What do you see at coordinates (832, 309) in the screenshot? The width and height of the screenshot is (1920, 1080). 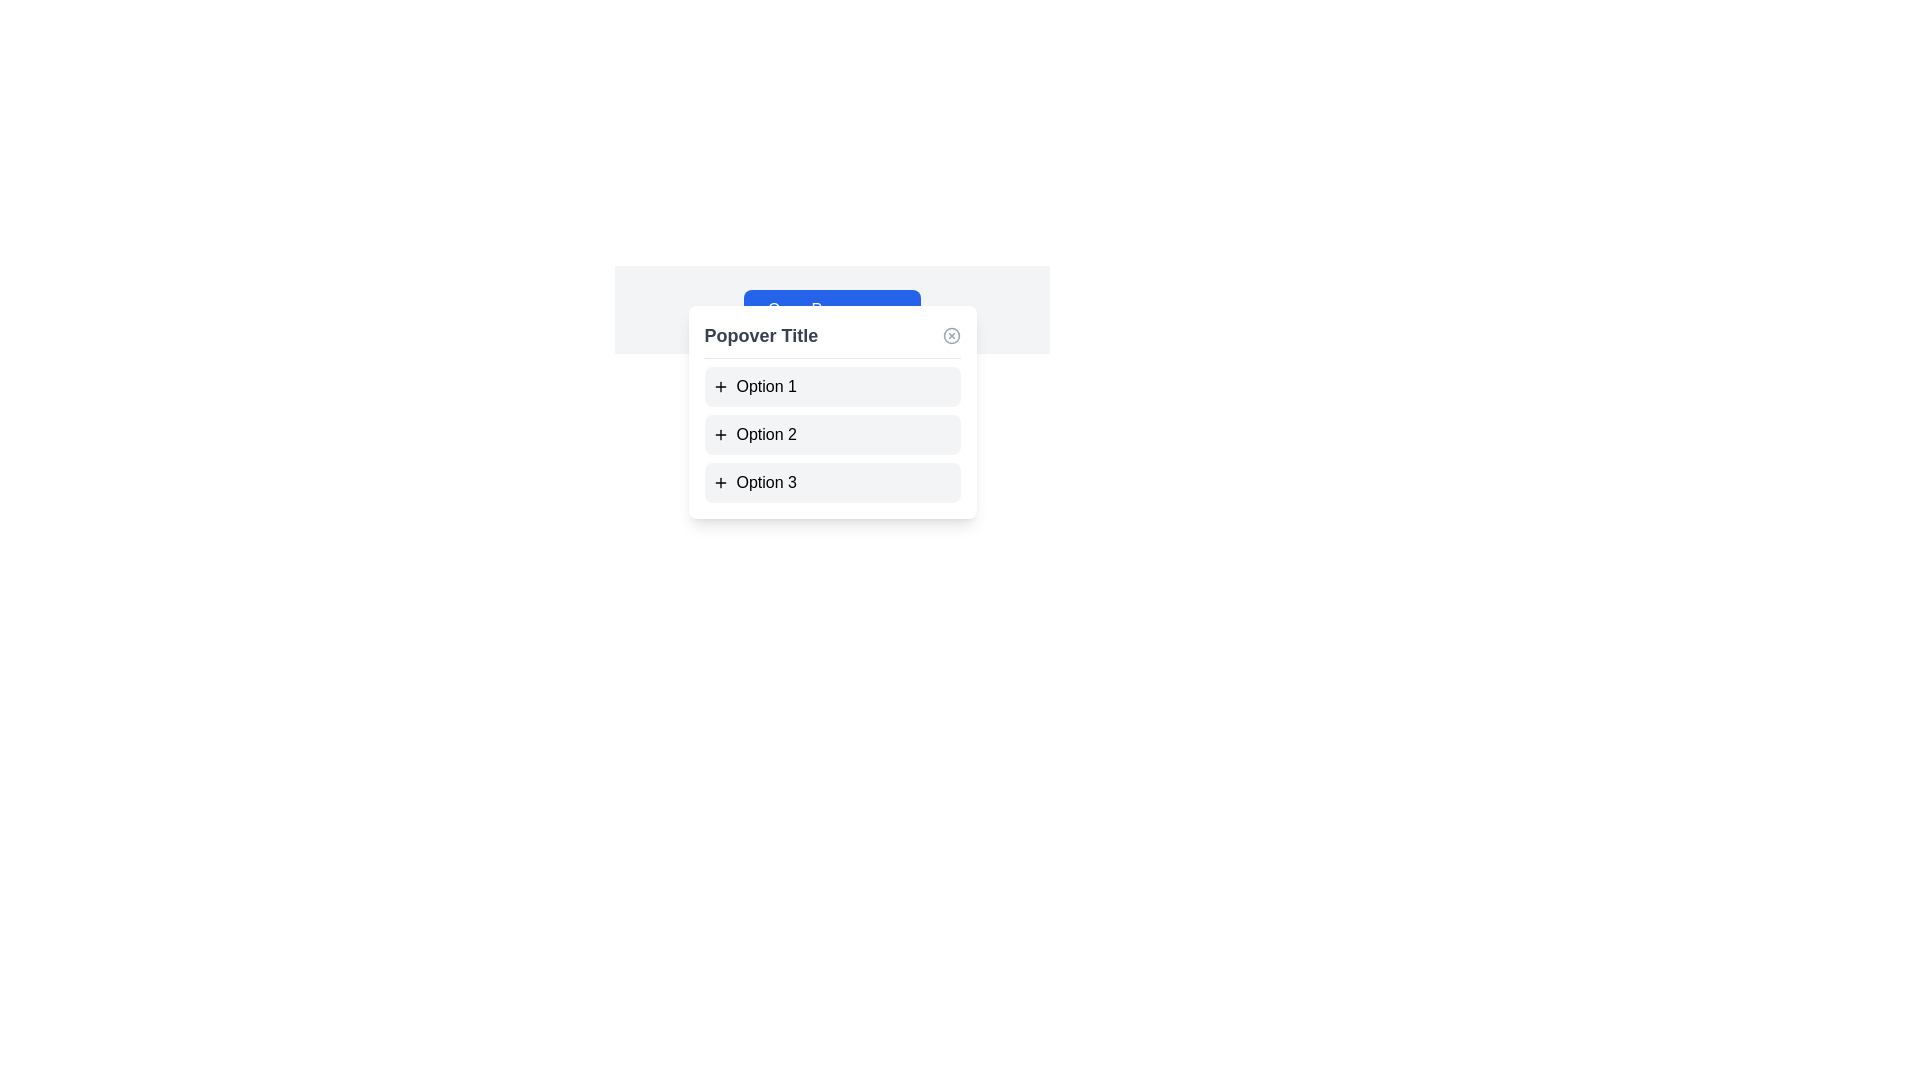 I see `the 'Open Popover' button, which has a blue background and white text` at bounding box center [832, 309].